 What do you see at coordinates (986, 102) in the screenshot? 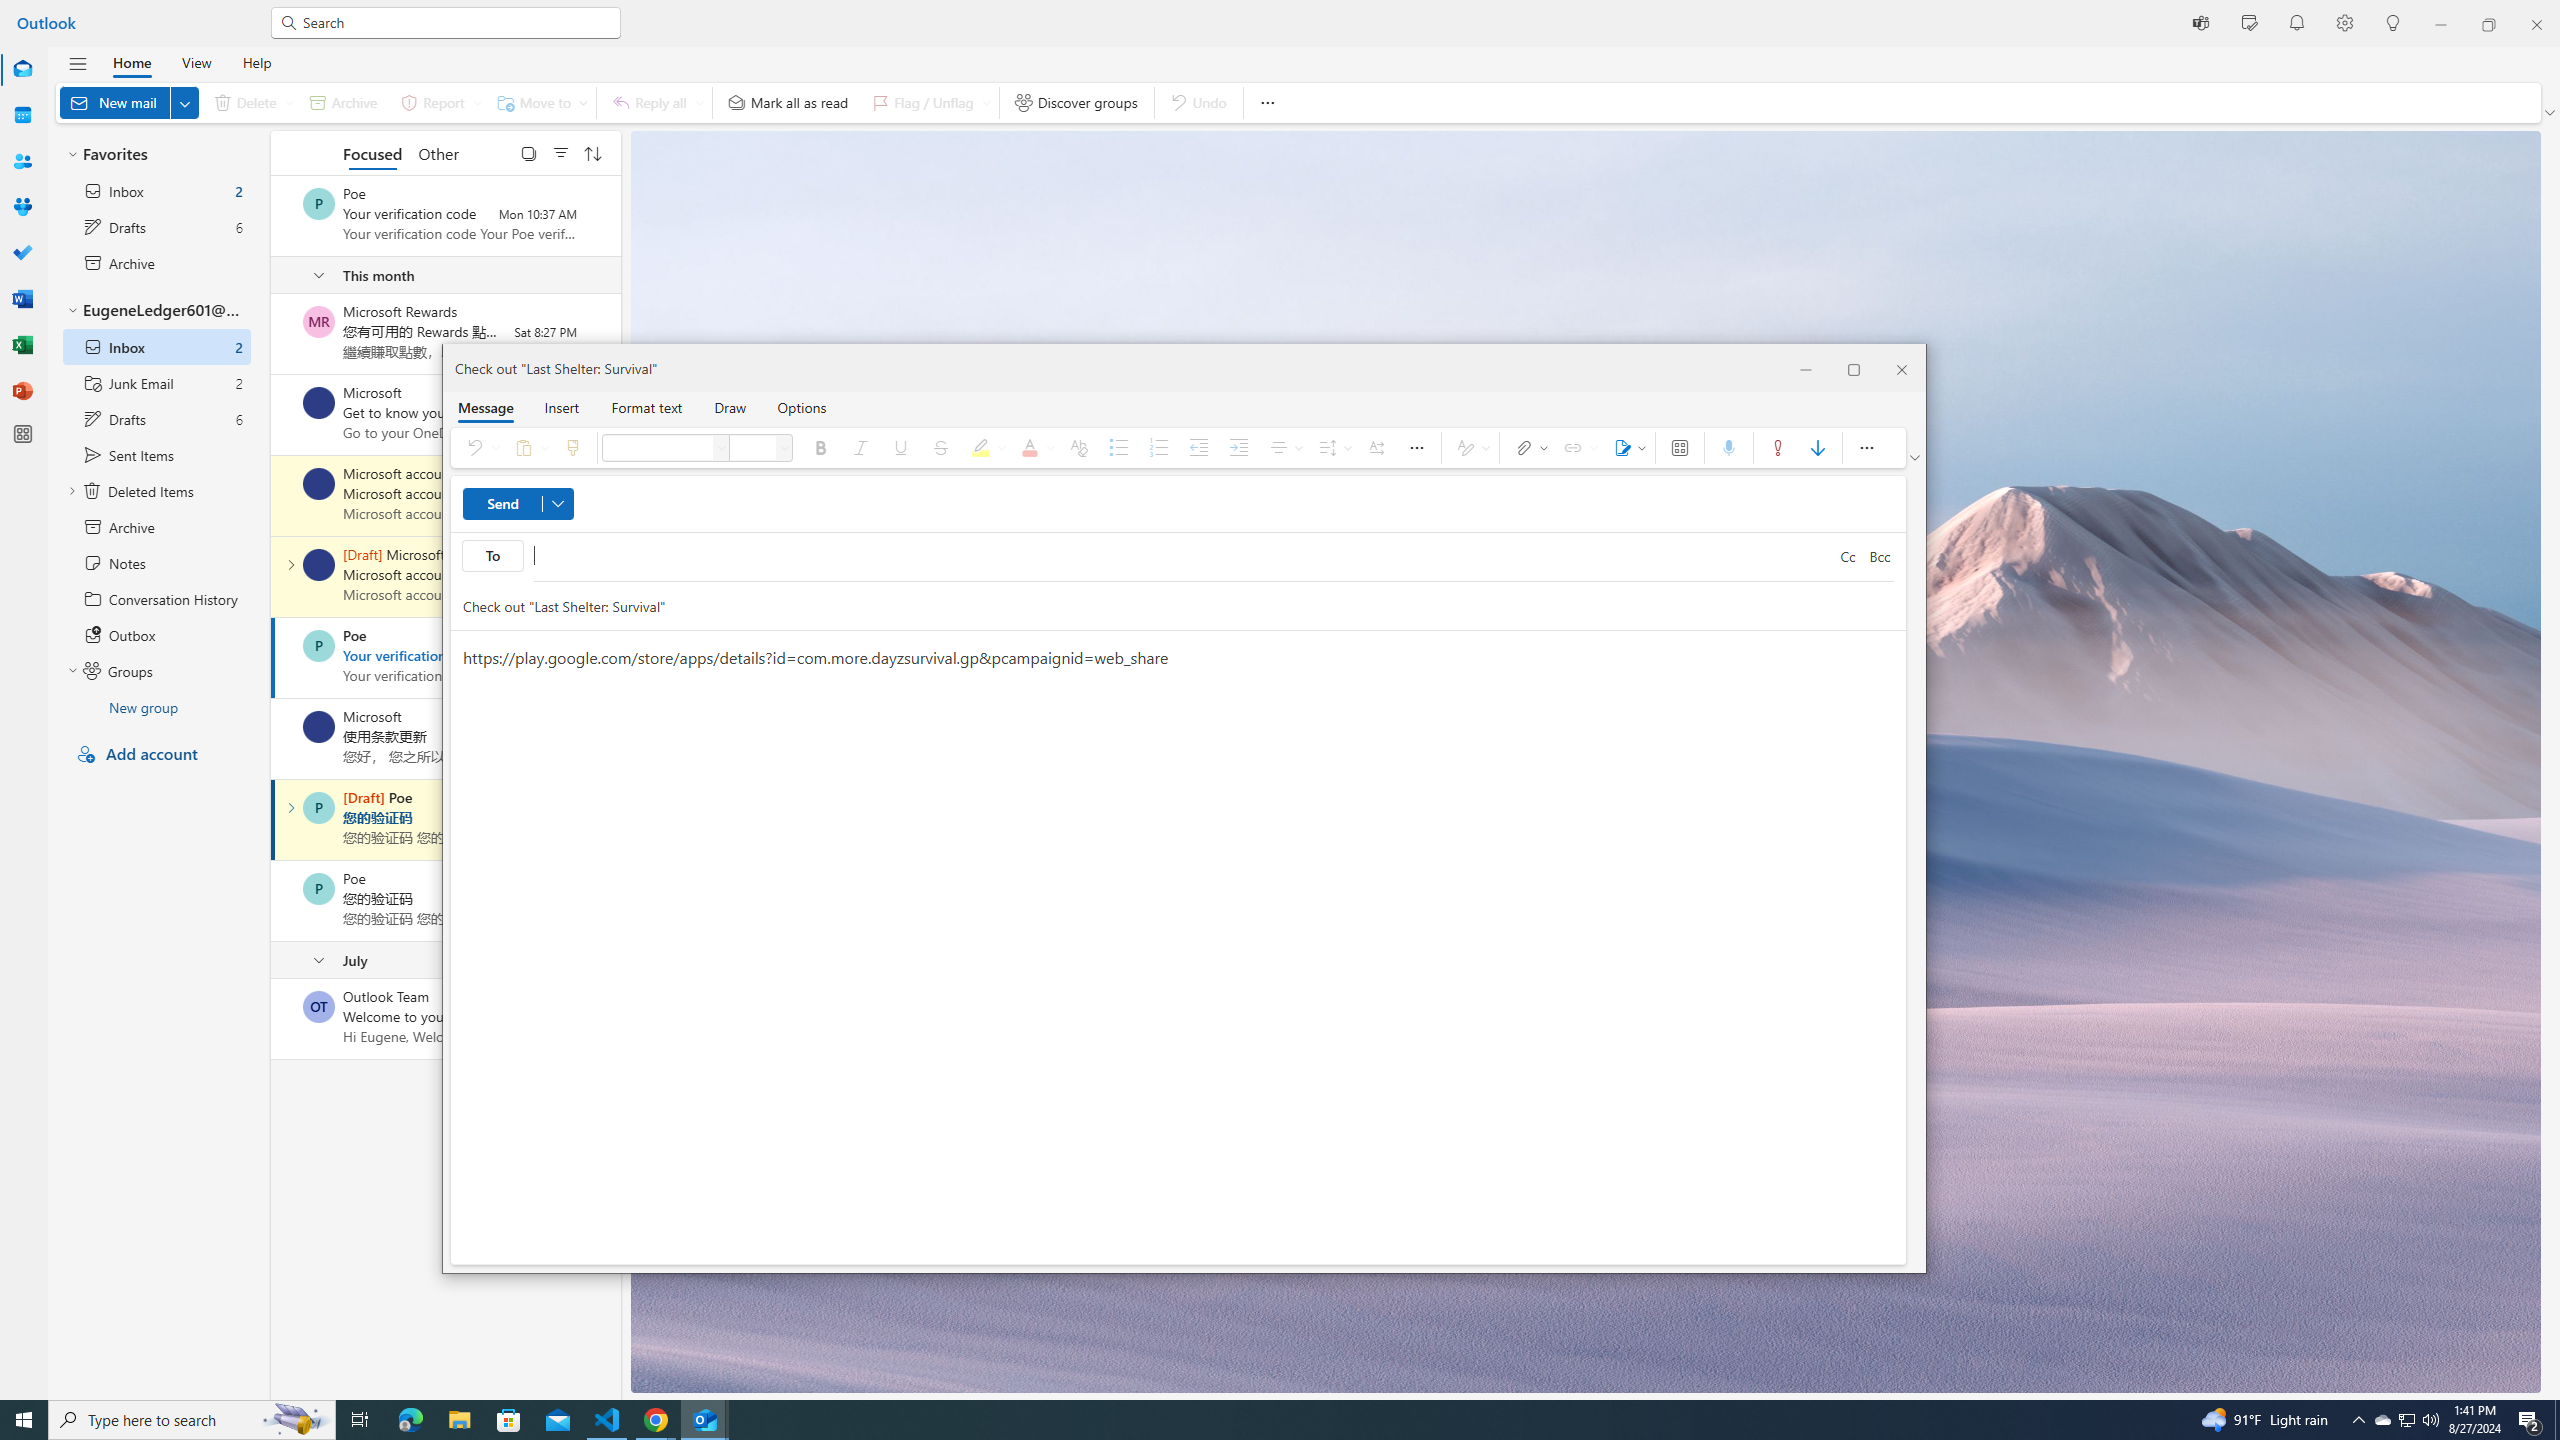
I see `'Expand to see flag options'` at bounding box center [986, 102].